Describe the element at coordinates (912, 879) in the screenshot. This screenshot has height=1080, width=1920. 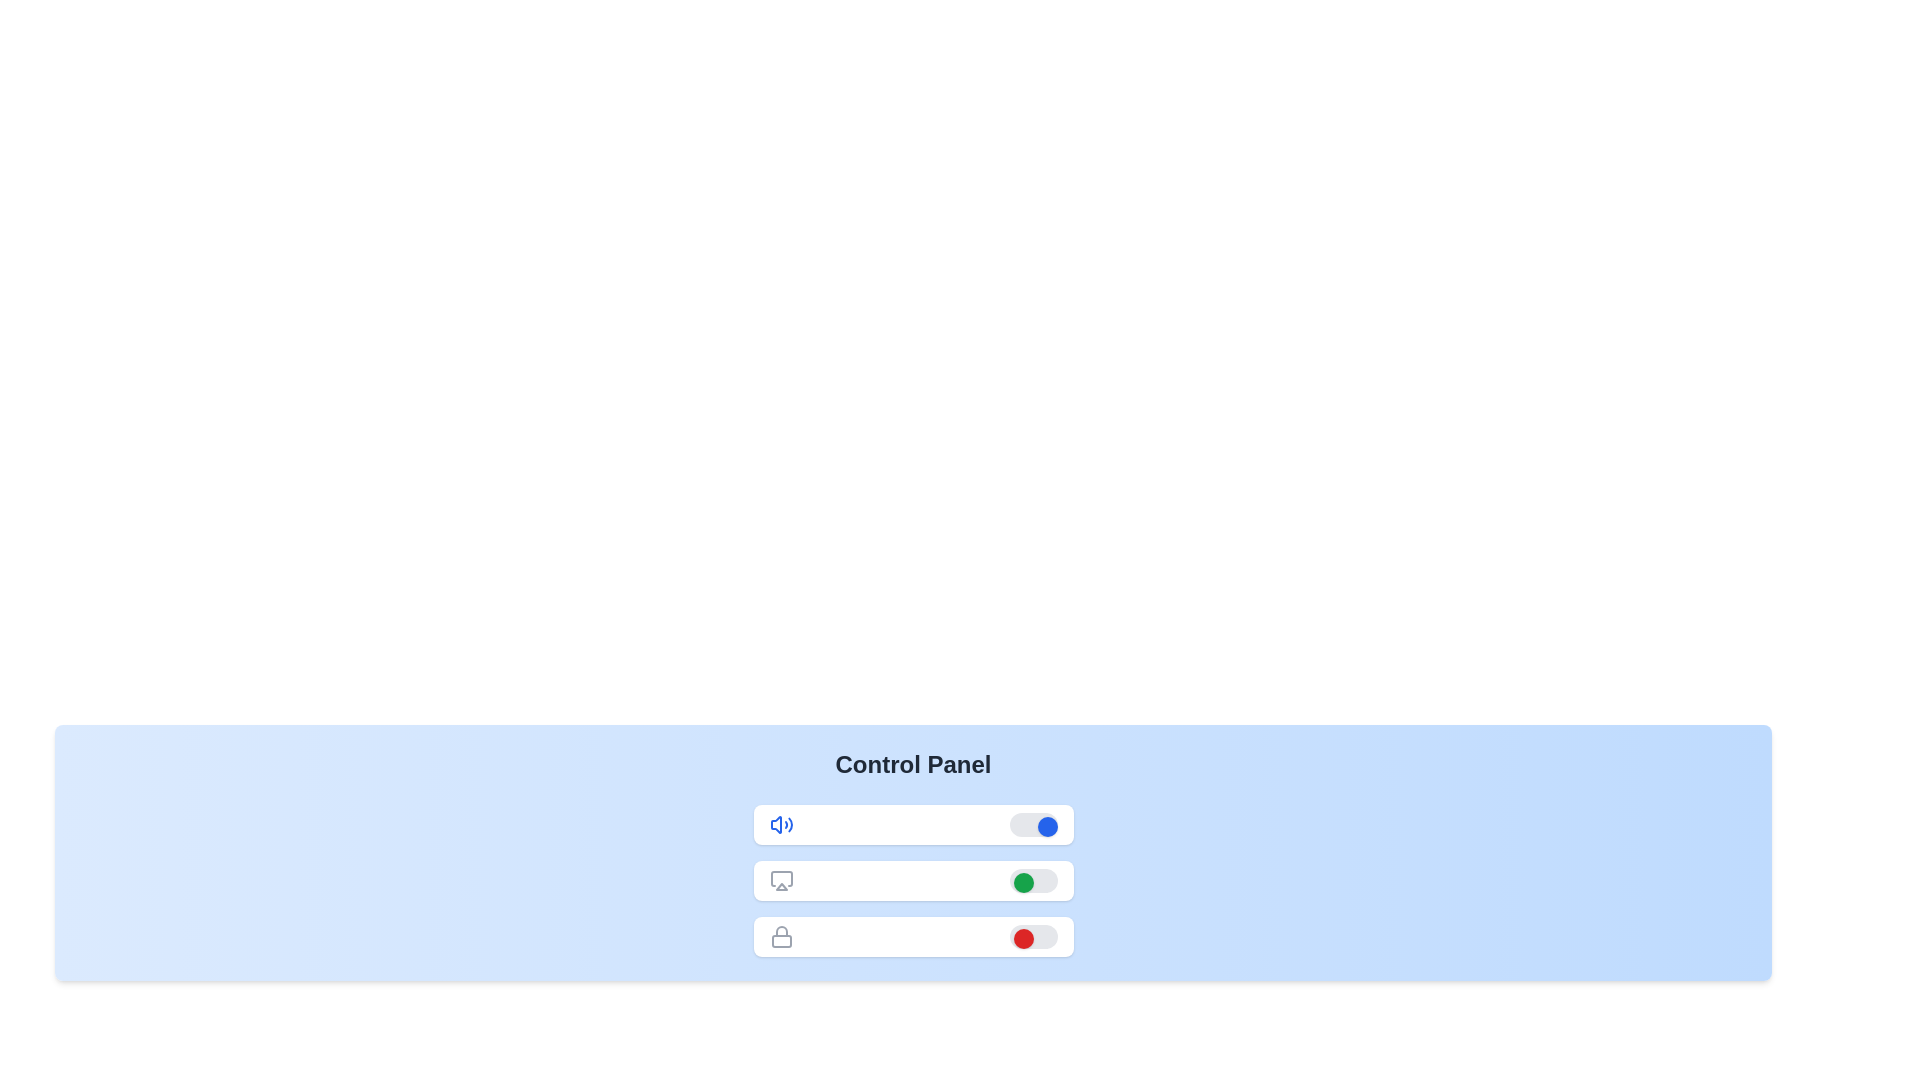
I see `the green switch on the middle toggleable control item in the vertical stack within the 'Control Panel'` at that location.